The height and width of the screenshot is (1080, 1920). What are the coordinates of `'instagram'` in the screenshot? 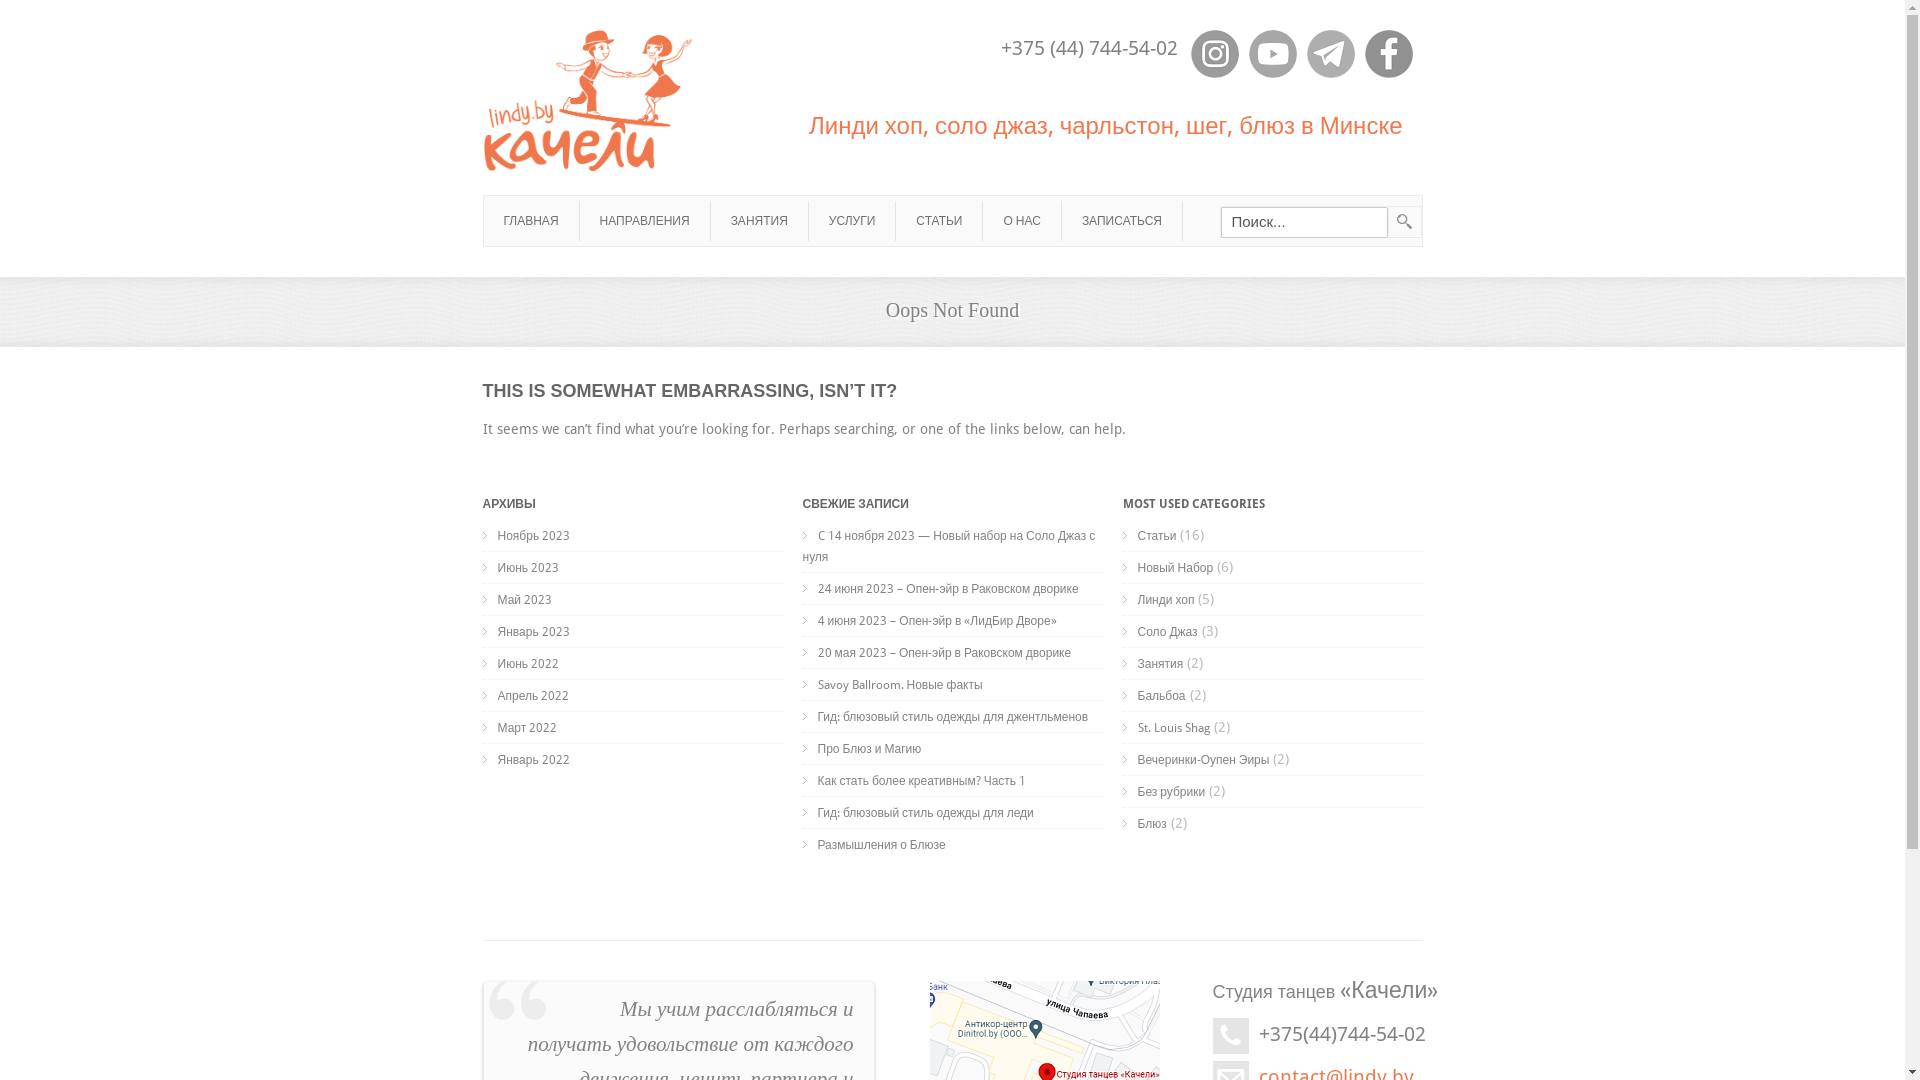 It's located at (1213, 53).